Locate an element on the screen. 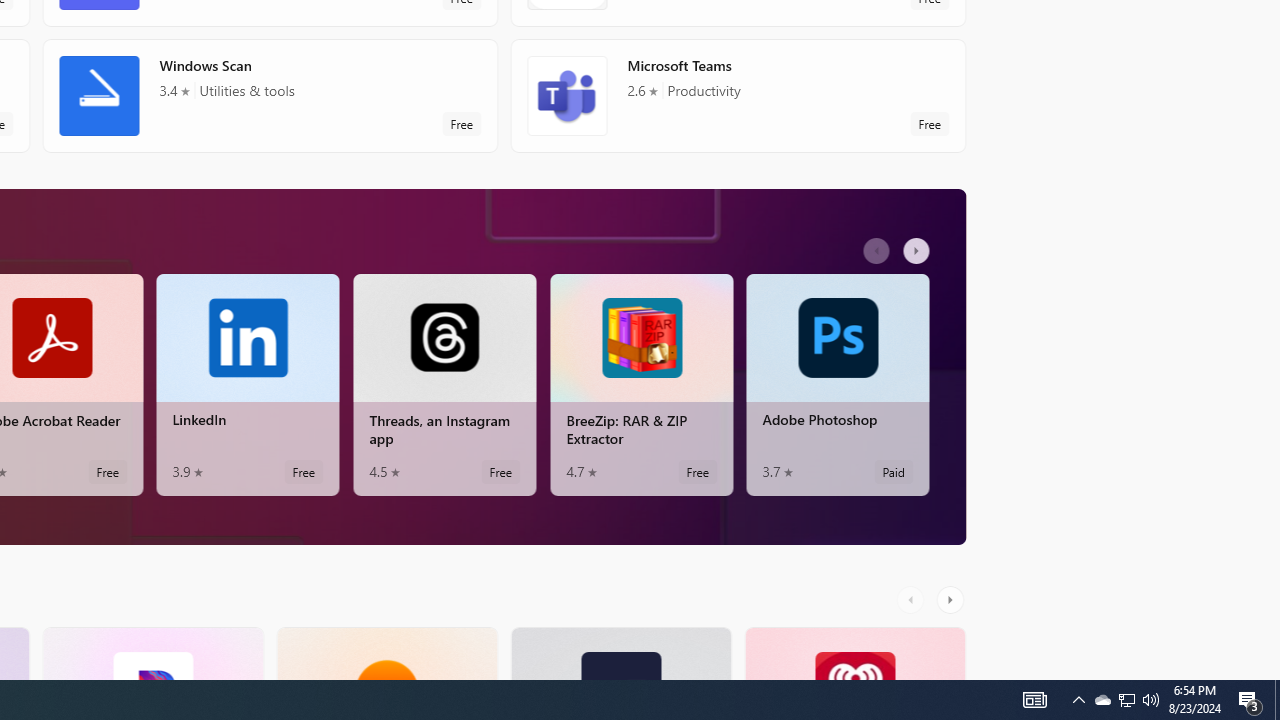 Image resolution: width=1280 pixels, height=720 pixels. 'AutomationID: RightScrollButton' is located at coordinates (951, 598).